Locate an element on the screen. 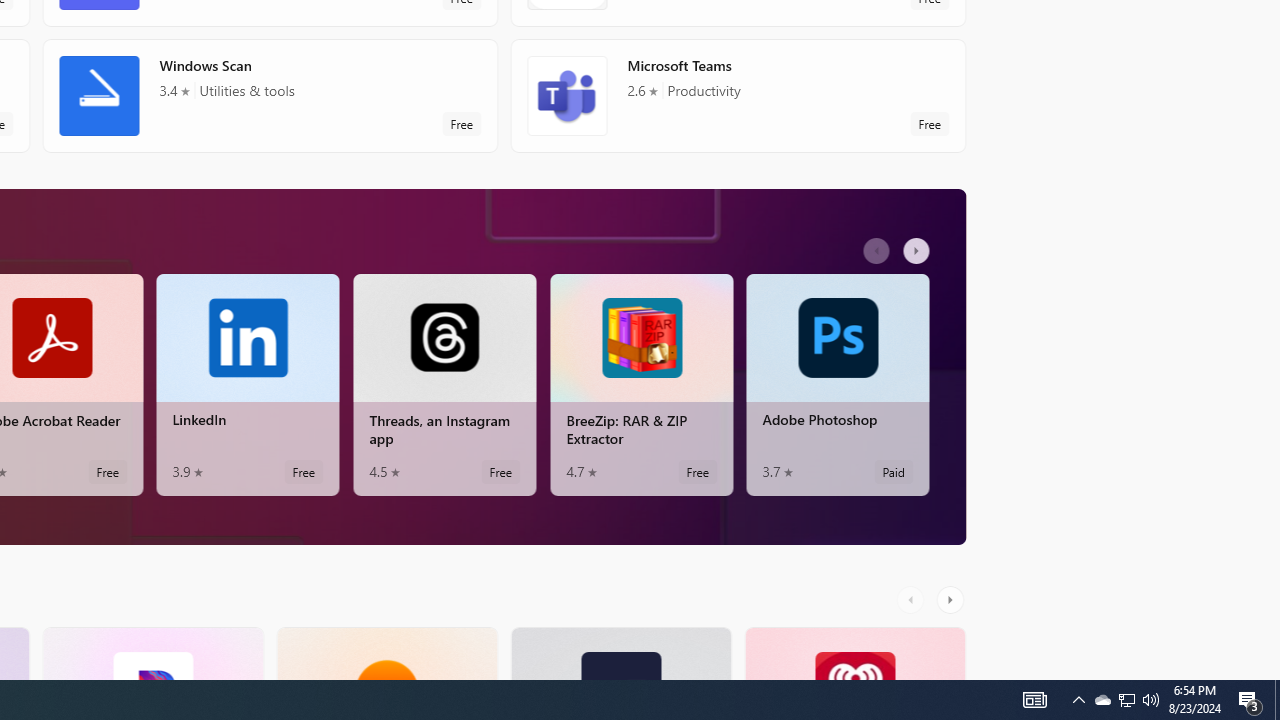 Image resolution: width=1280 pixels, height=720 pixels. 'AutomationID: RightScrollButton' is located at coordinates (951, 598).